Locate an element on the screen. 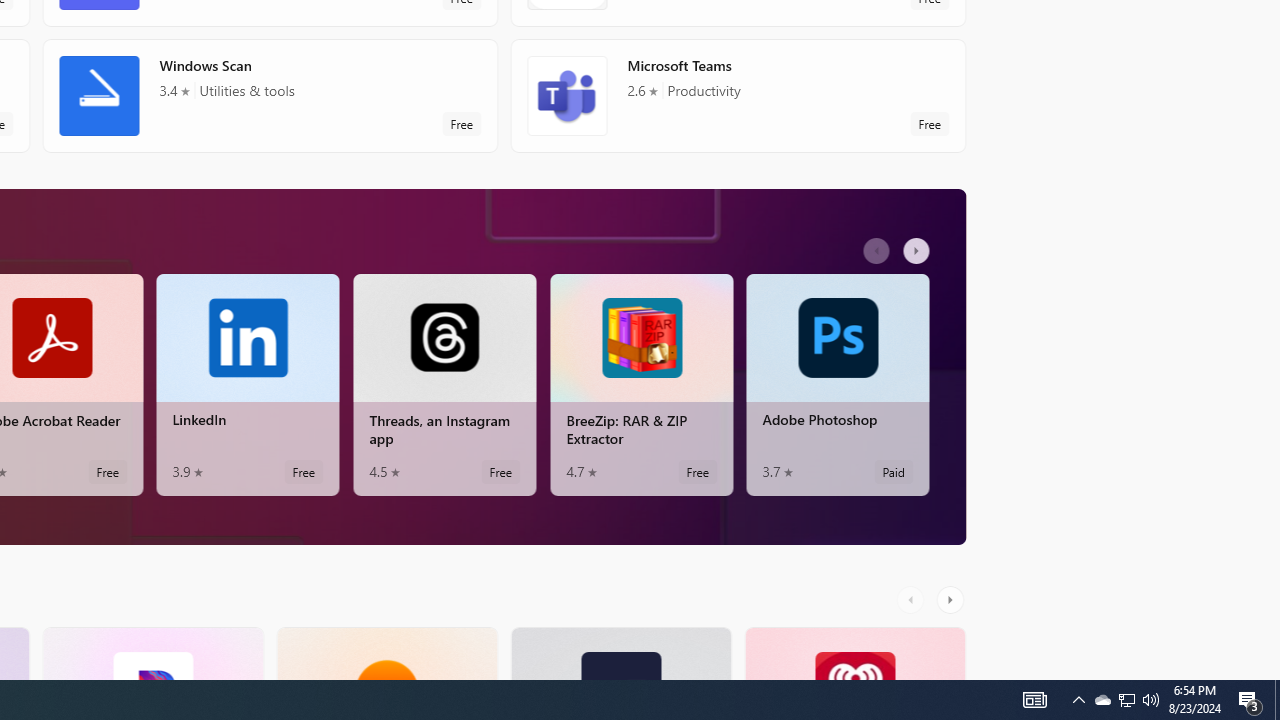 Image resolution: width=1280 pixels, height=720 pixels. 'AutomationID: RightScrollButton' is located at coordinates (951, 598).